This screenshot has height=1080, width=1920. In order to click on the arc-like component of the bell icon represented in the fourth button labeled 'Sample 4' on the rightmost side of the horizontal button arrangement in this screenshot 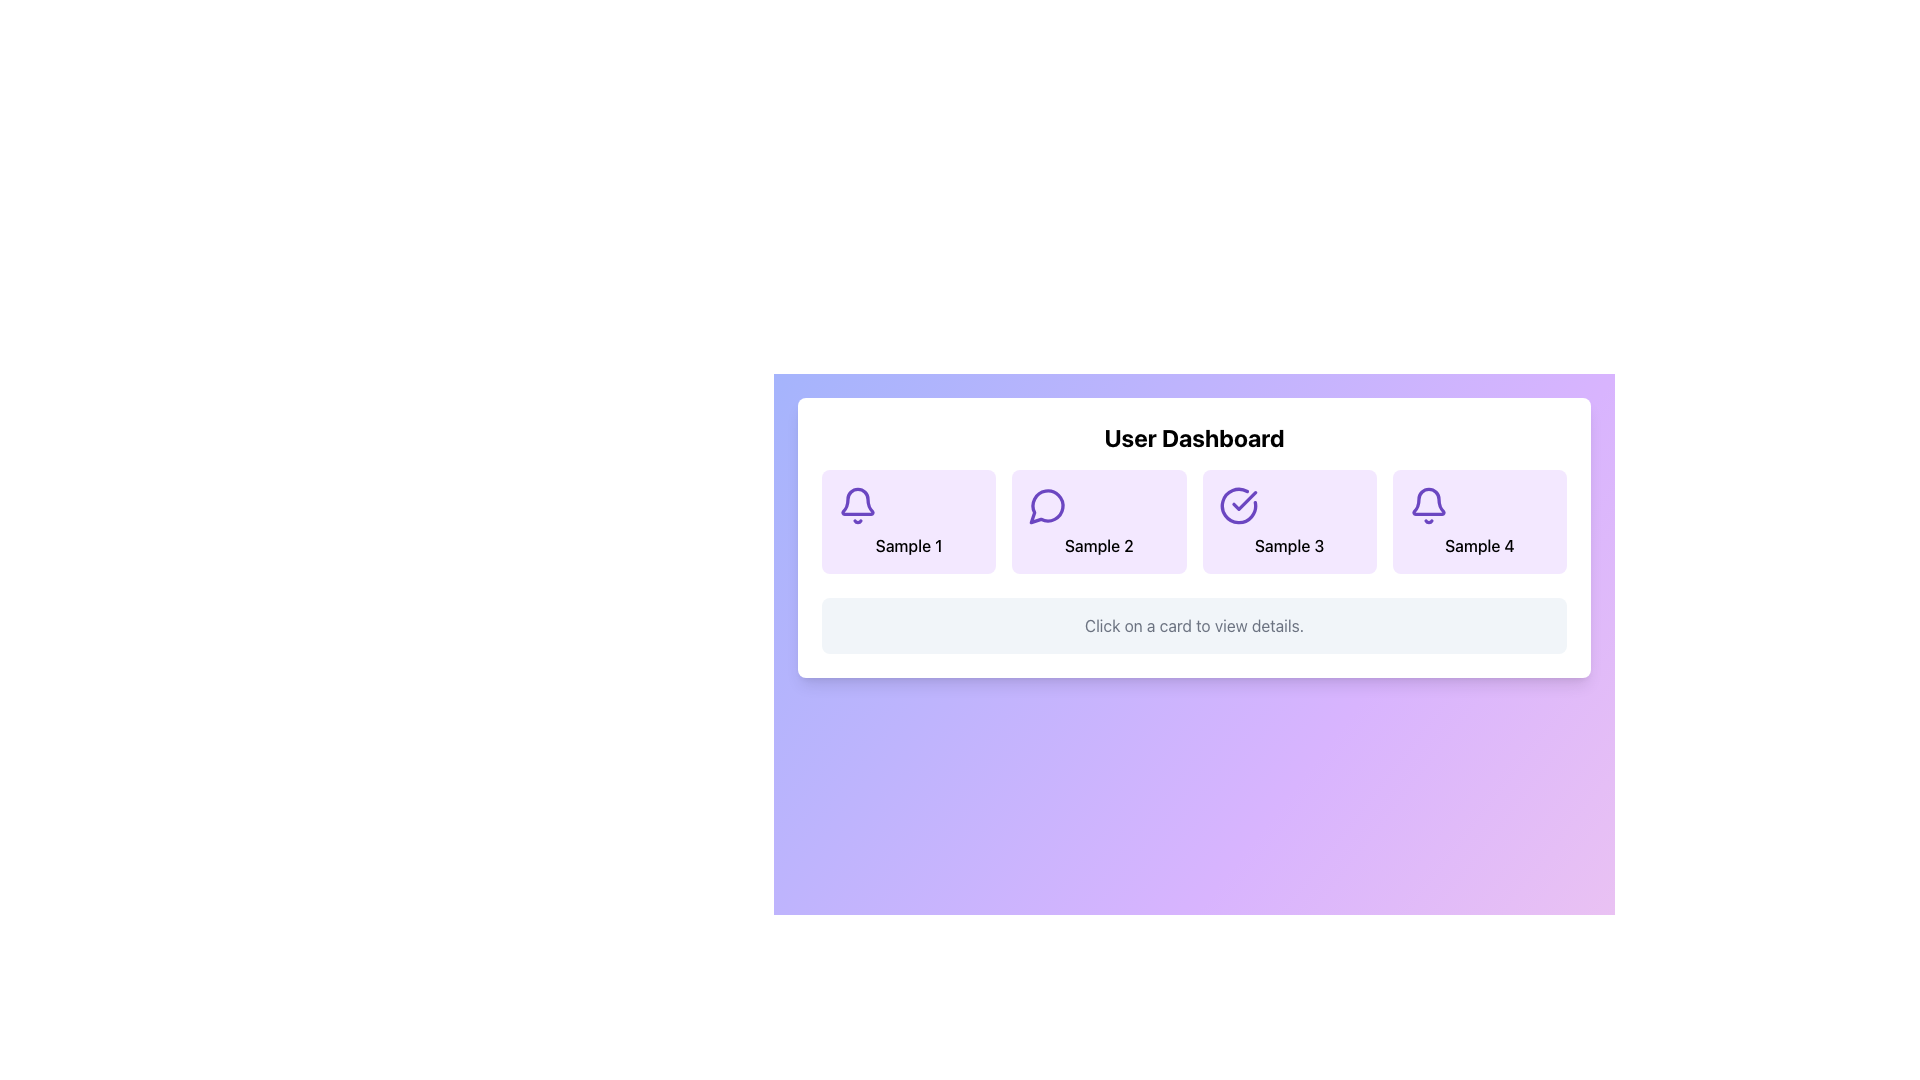, I will do `click(1427, 500)`.